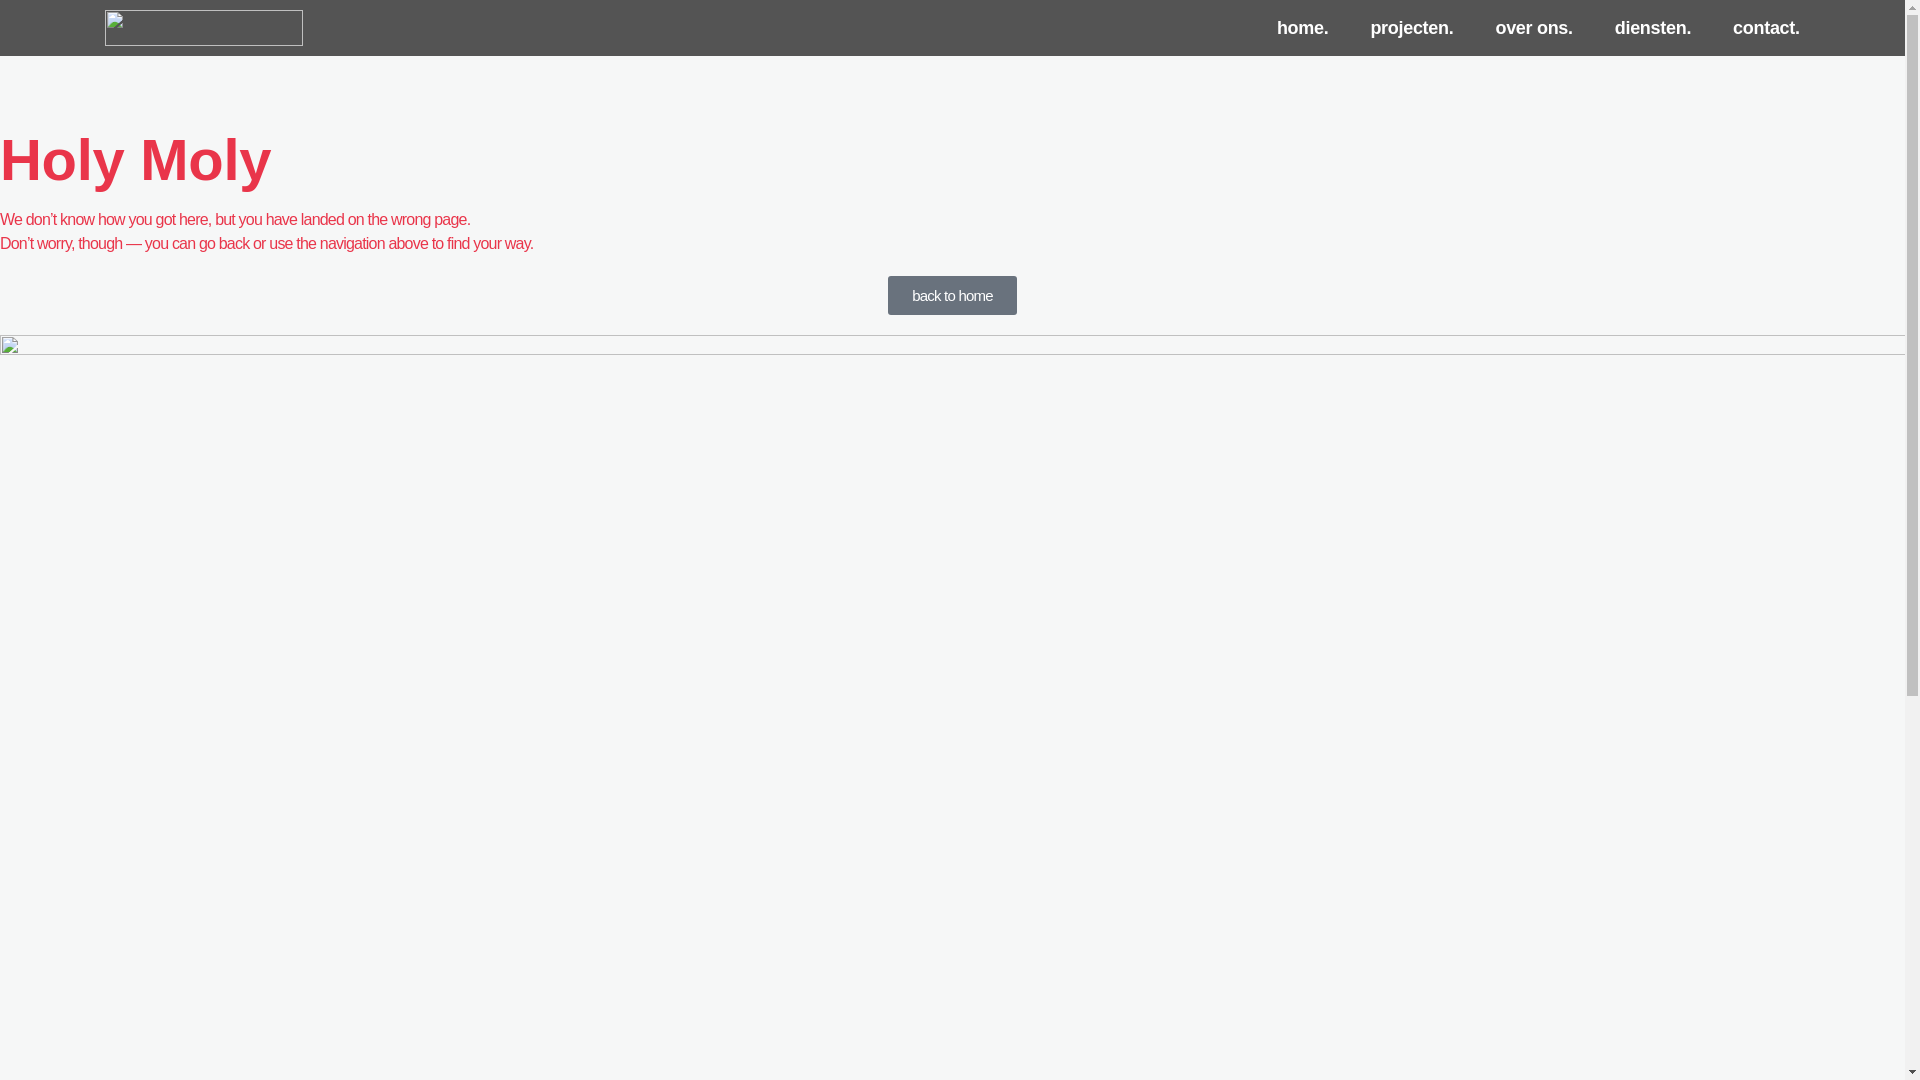  What do you see at coordinates (1652, 27) in the screenshot?
I see `'diensten.'` at bounding box center [1652, 27].